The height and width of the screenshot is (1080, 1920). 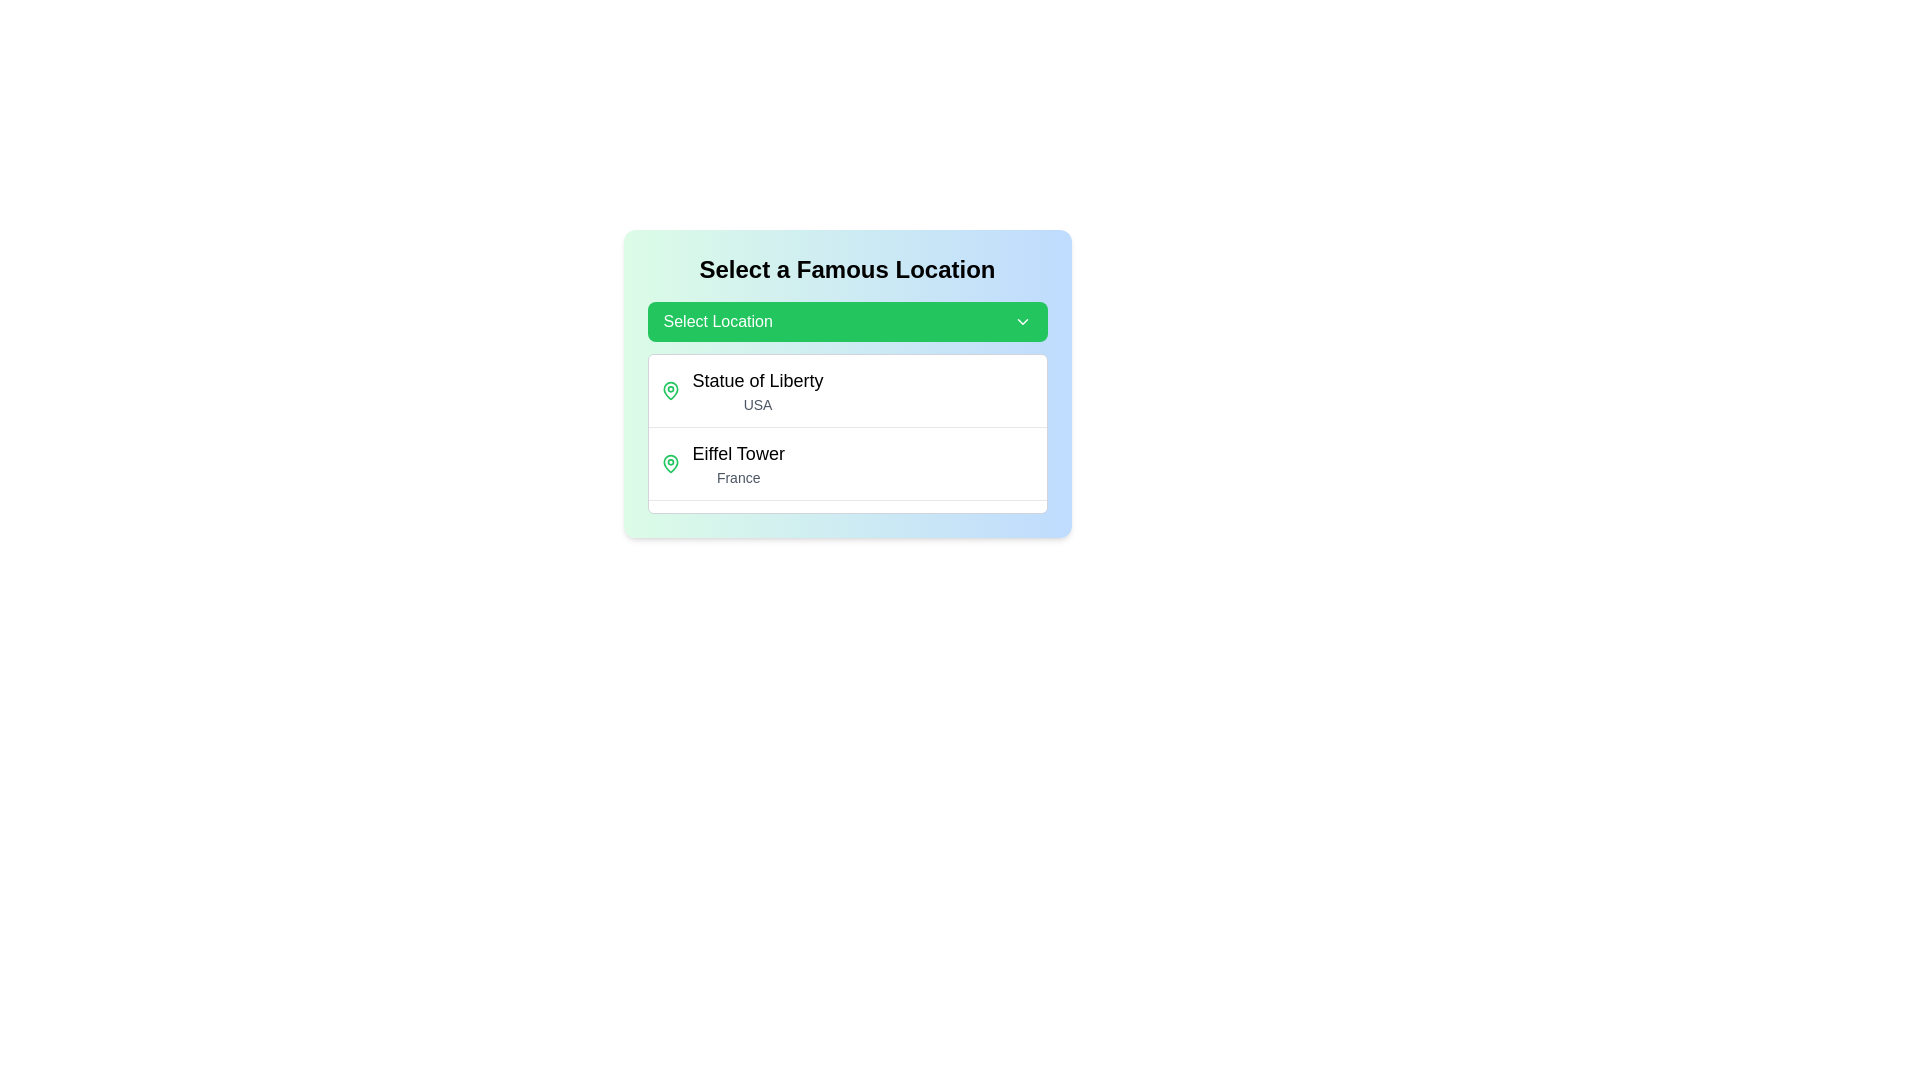 I want to click on text label displaying 'France' which is positioned below 'Eiffel Tower' in a small gray font, so click(x=737, y=478).